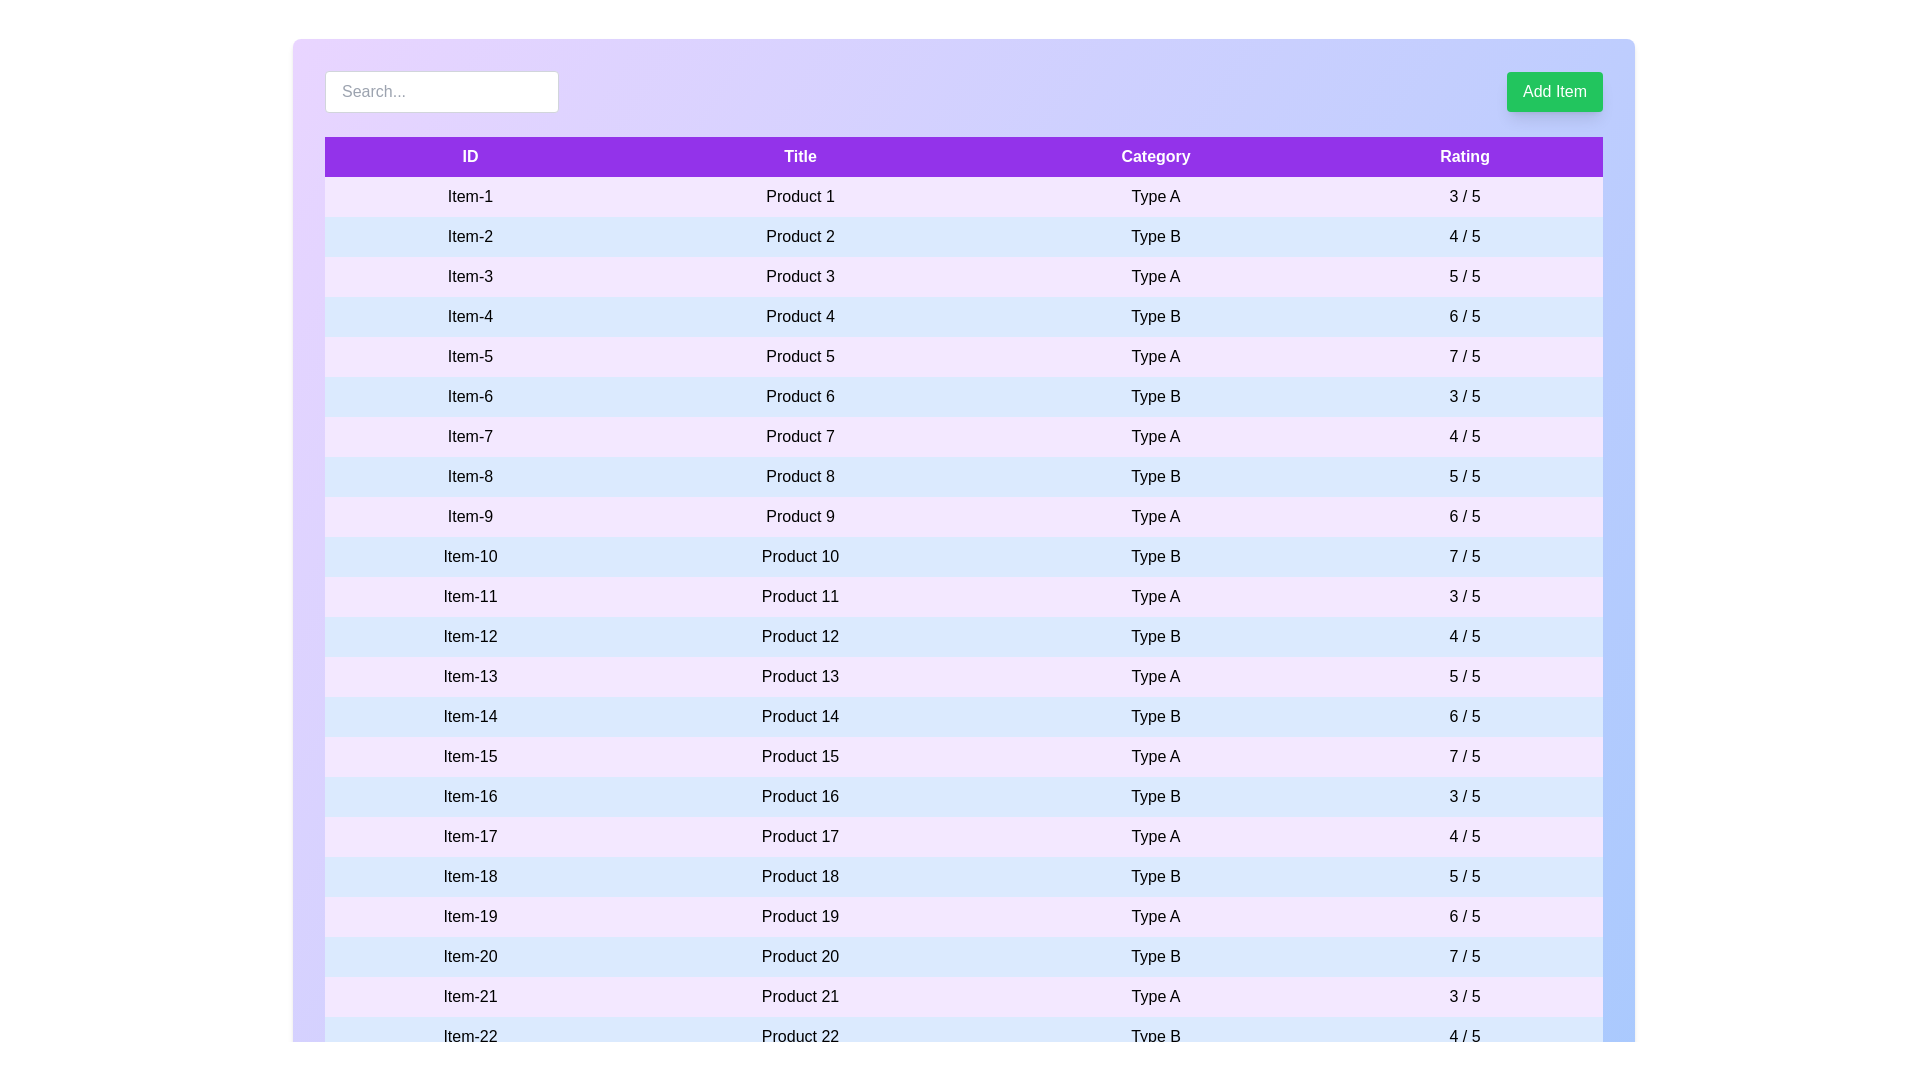  What do you see at coordinates (800, 156) in the screenshot?
I see `the table header labeled Title to sort the column` at bounding box center [800, 156].